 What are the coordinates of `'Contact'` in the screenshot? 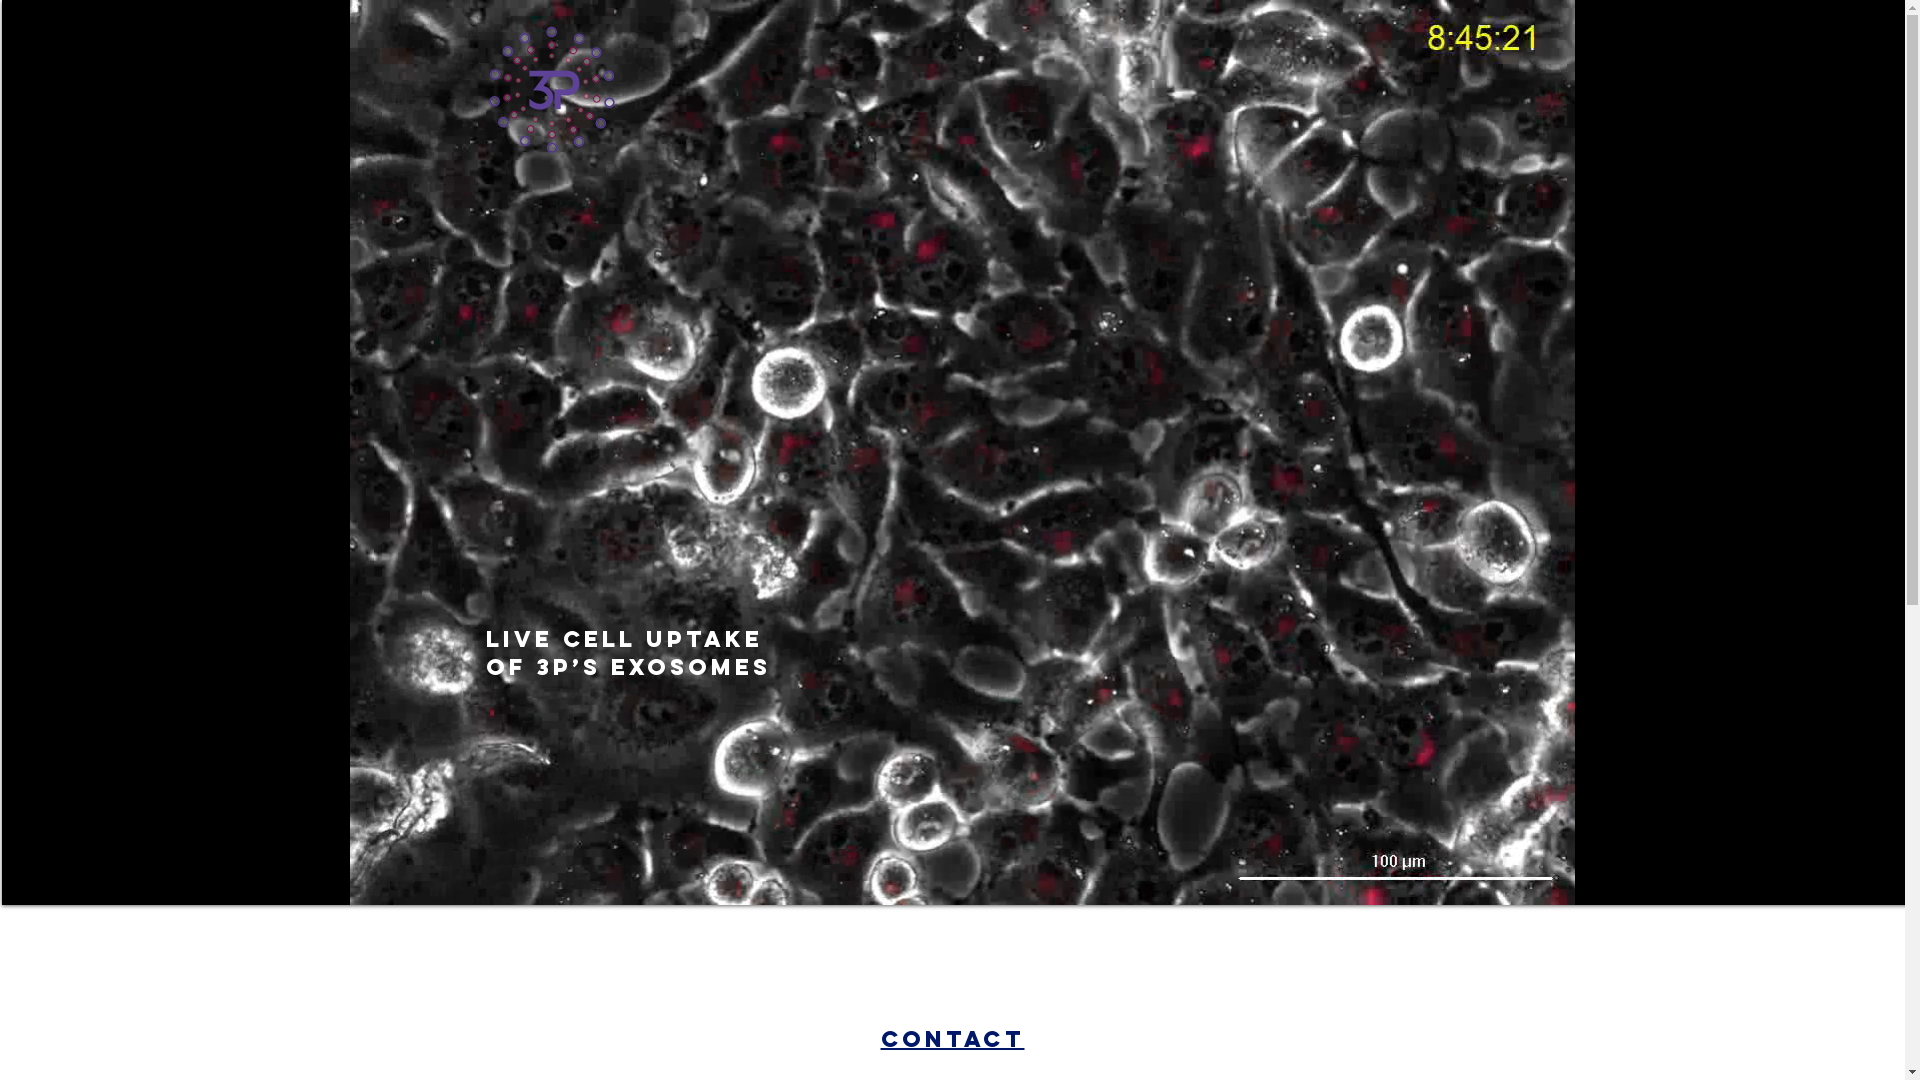 It's located at (950, 1037).